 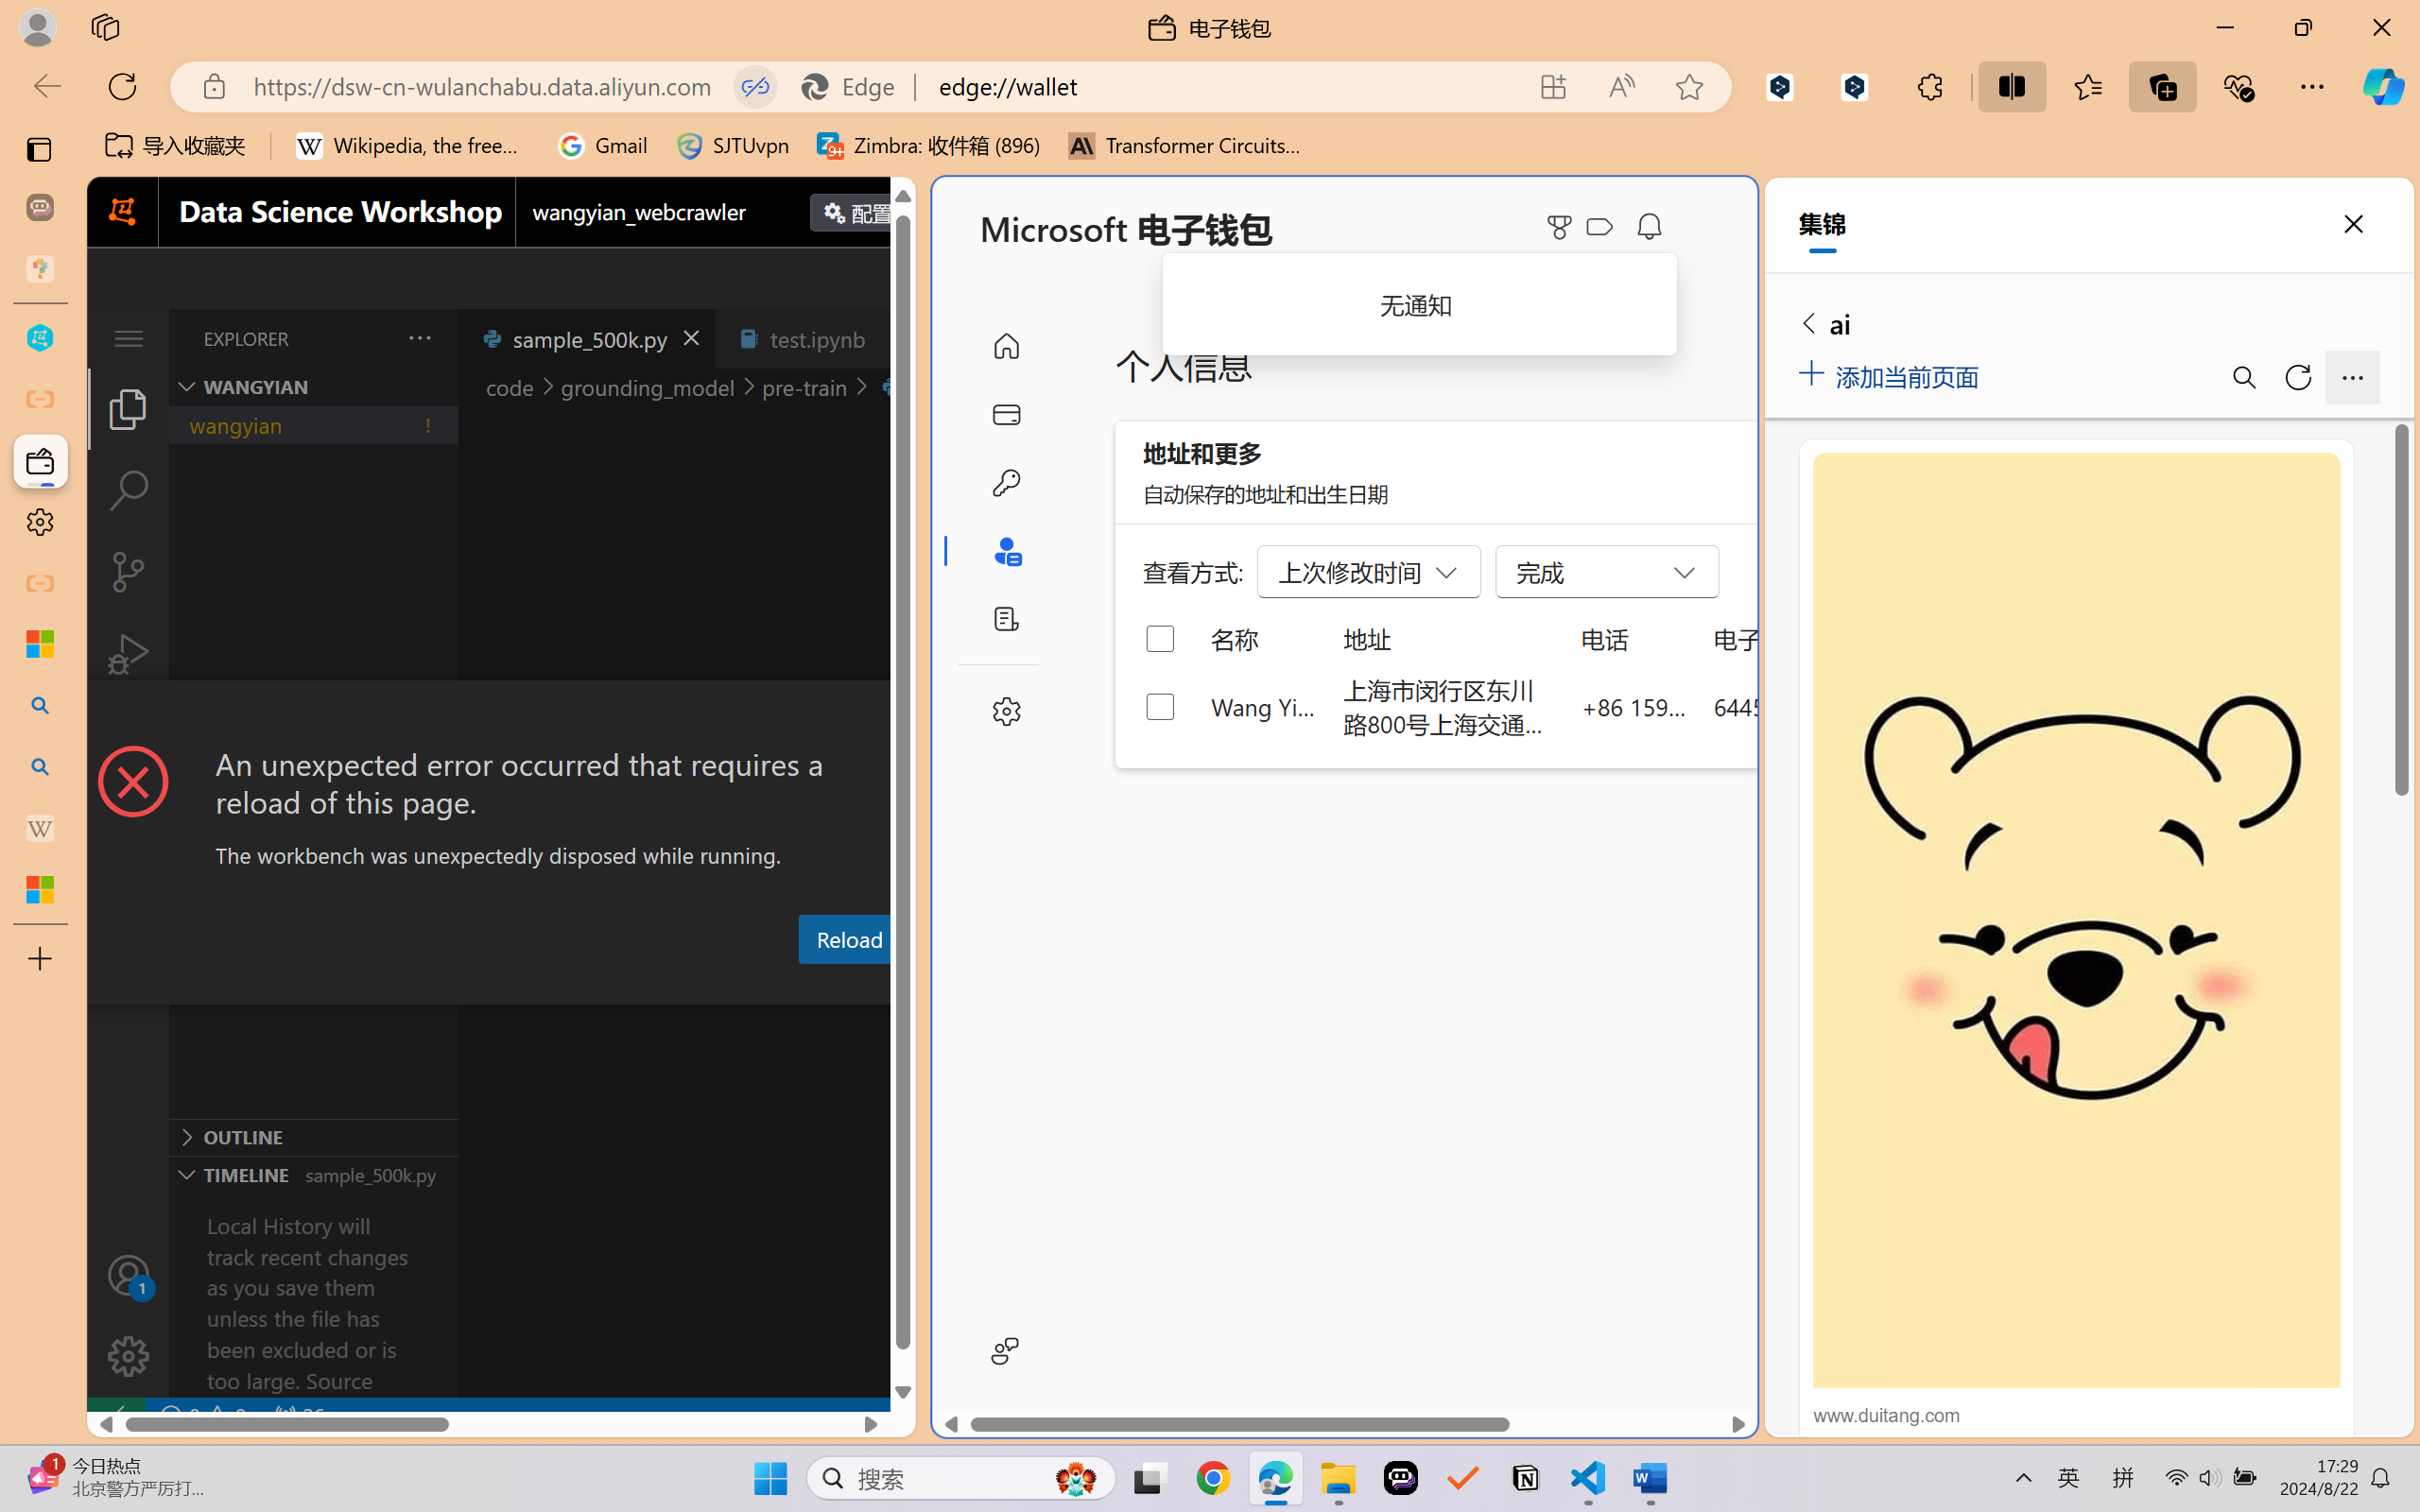 What do you see at coordinates (313, 1135) in the screenshot?
I see `'Outline Section'` at bounding box center [313, 1135].